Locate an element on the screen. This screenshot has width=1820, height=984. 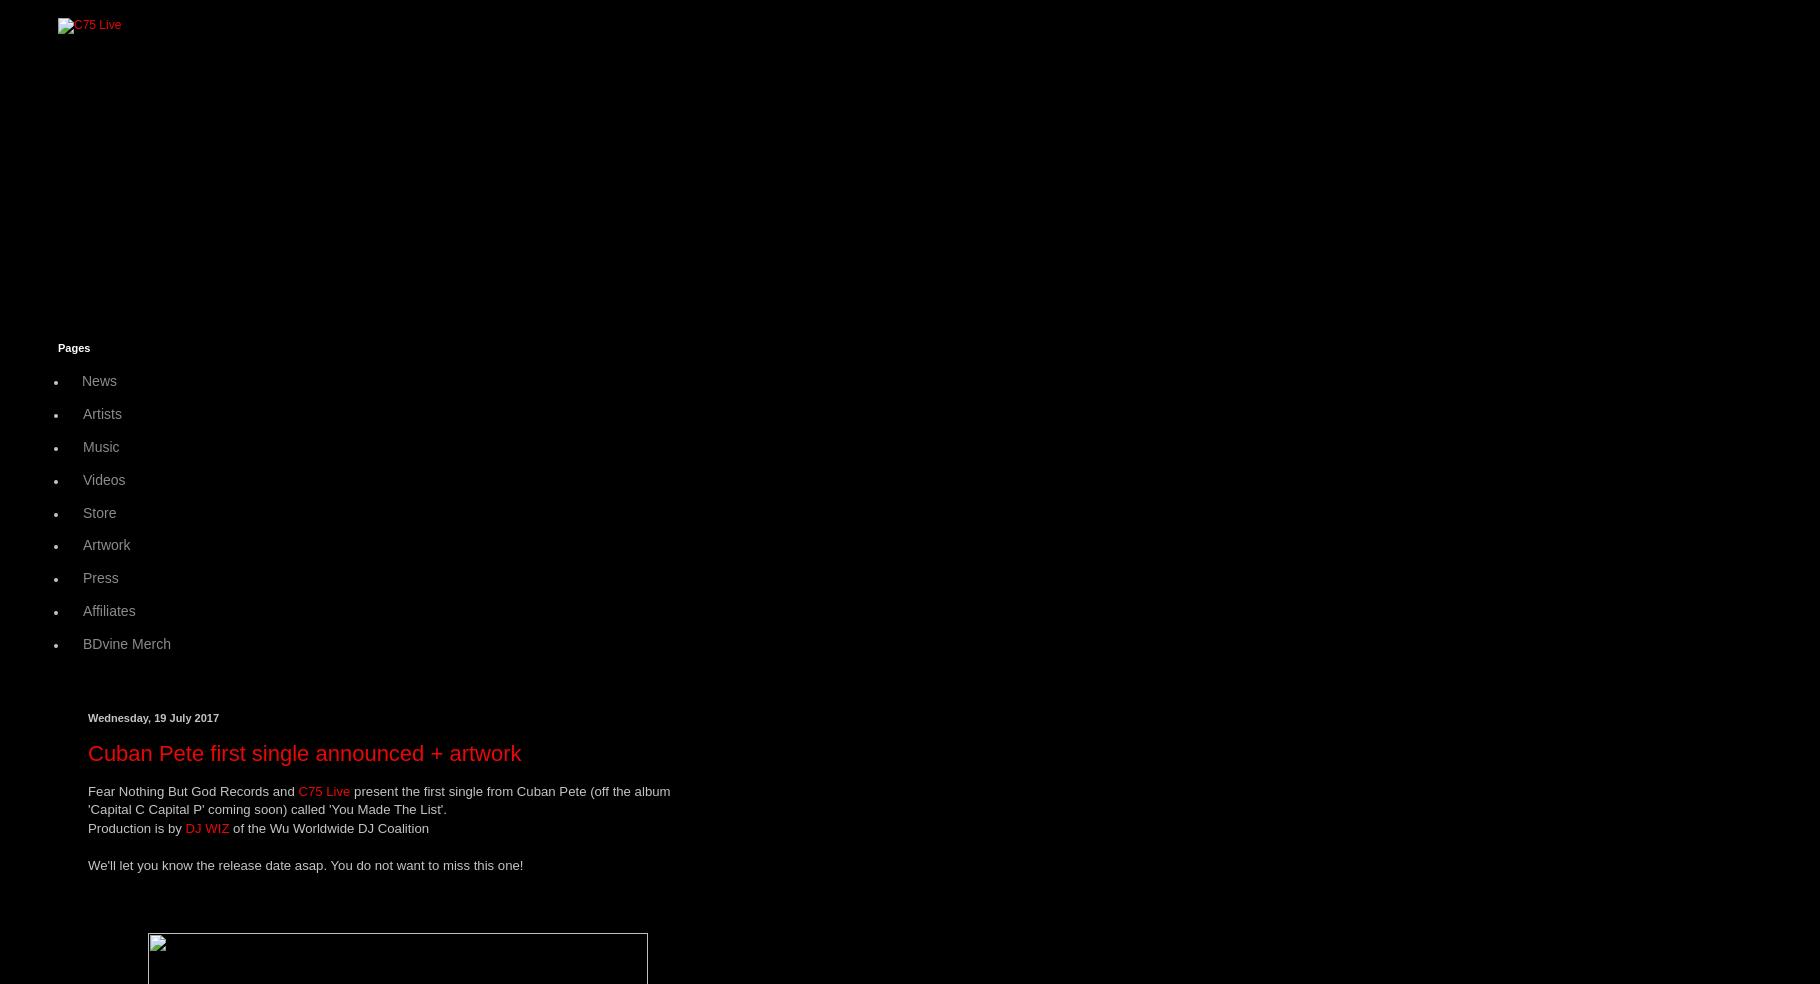
'of the Wu Worldwide DJ Coalition' is located at coordinates (329, 826).